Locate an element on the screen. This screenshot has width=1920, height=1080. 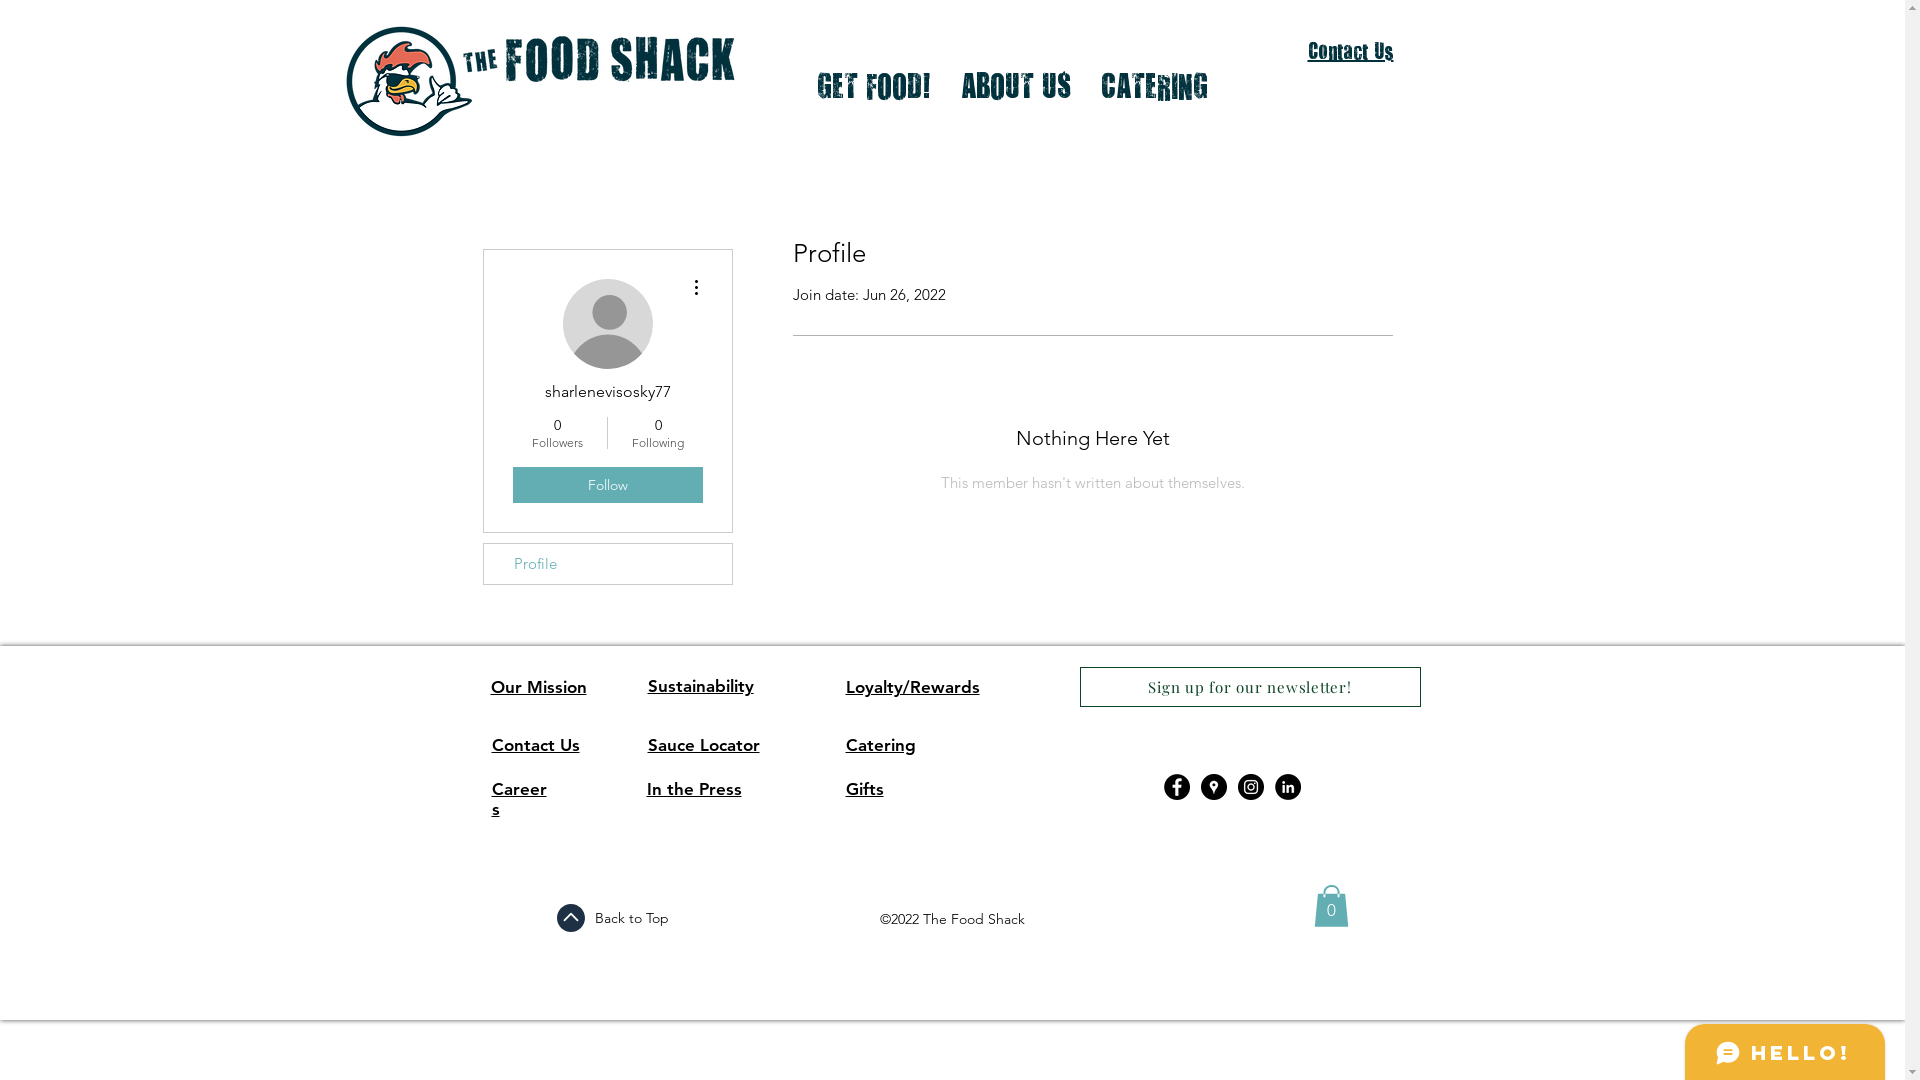
'Sign up for our newsletter!' is located at coordinates (1249, 685).